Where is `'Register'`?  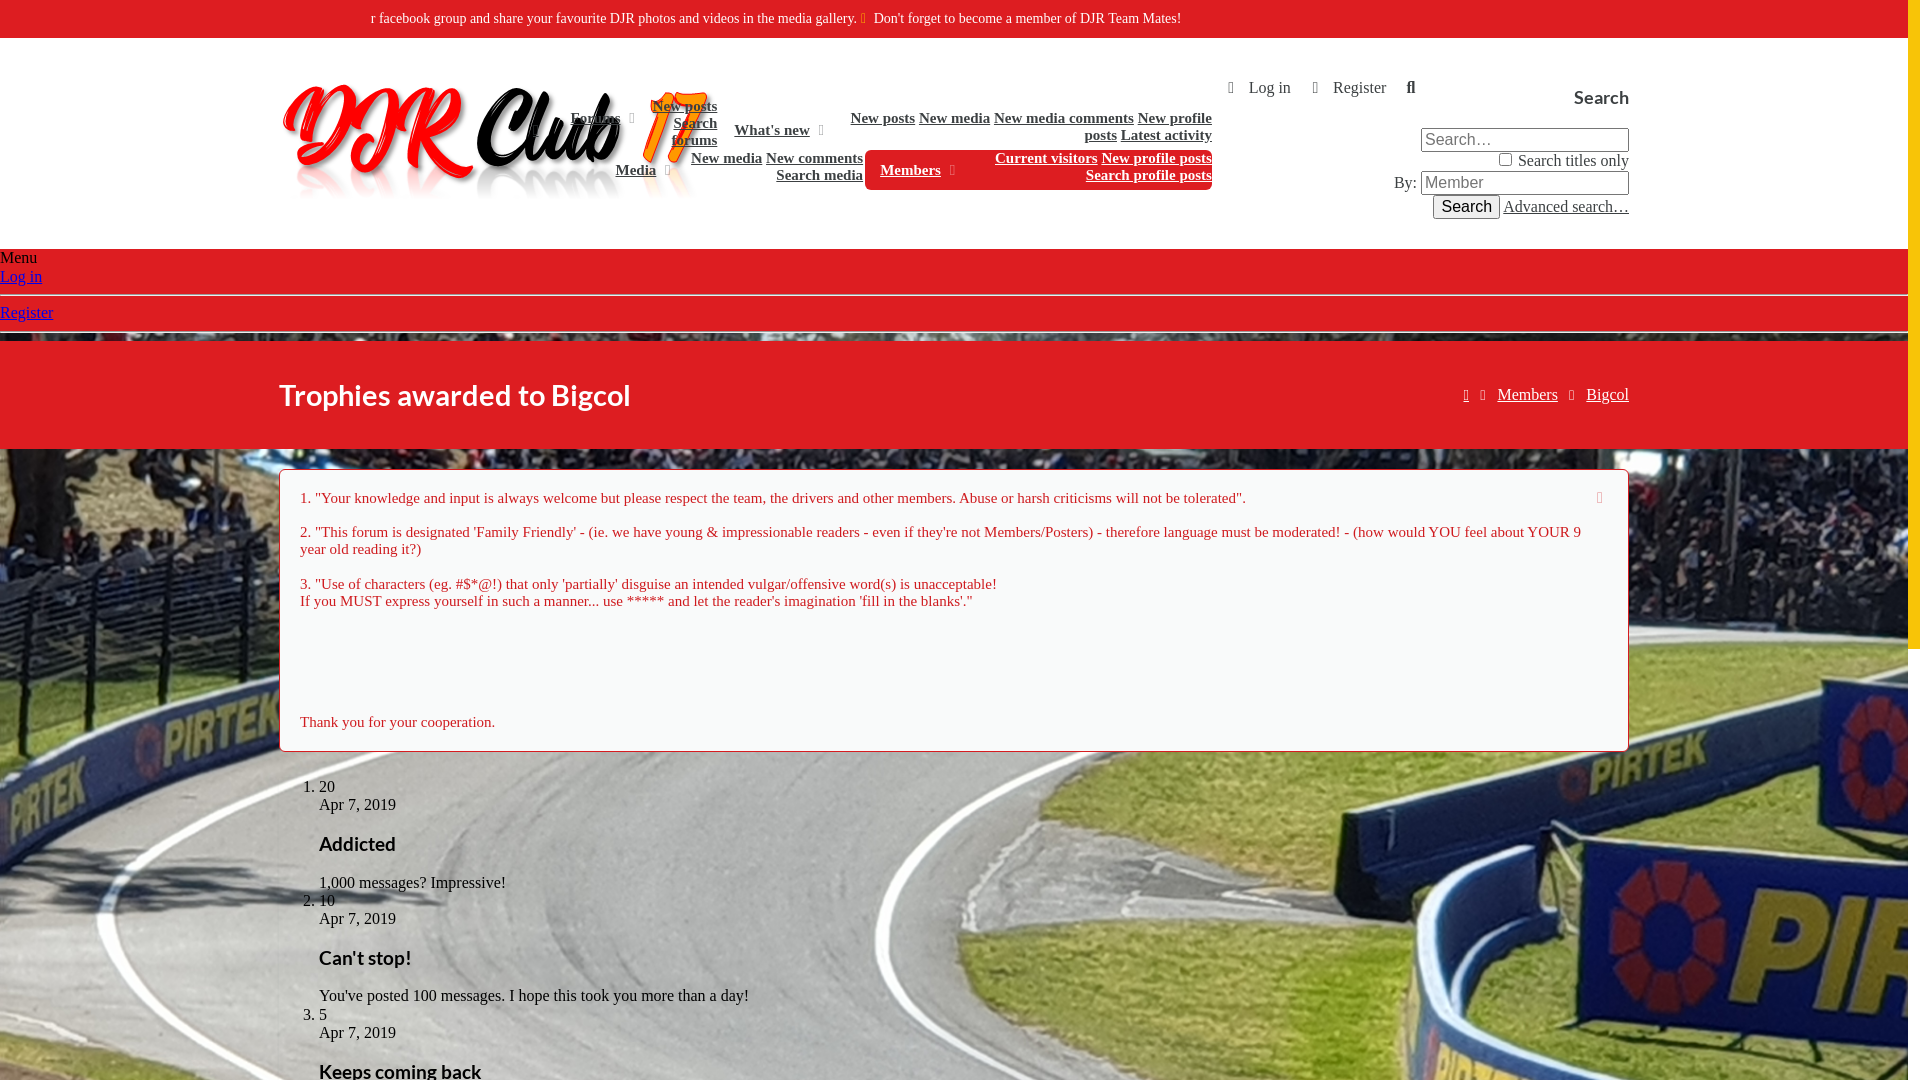
'Register' is located at coordinates (26, 312).